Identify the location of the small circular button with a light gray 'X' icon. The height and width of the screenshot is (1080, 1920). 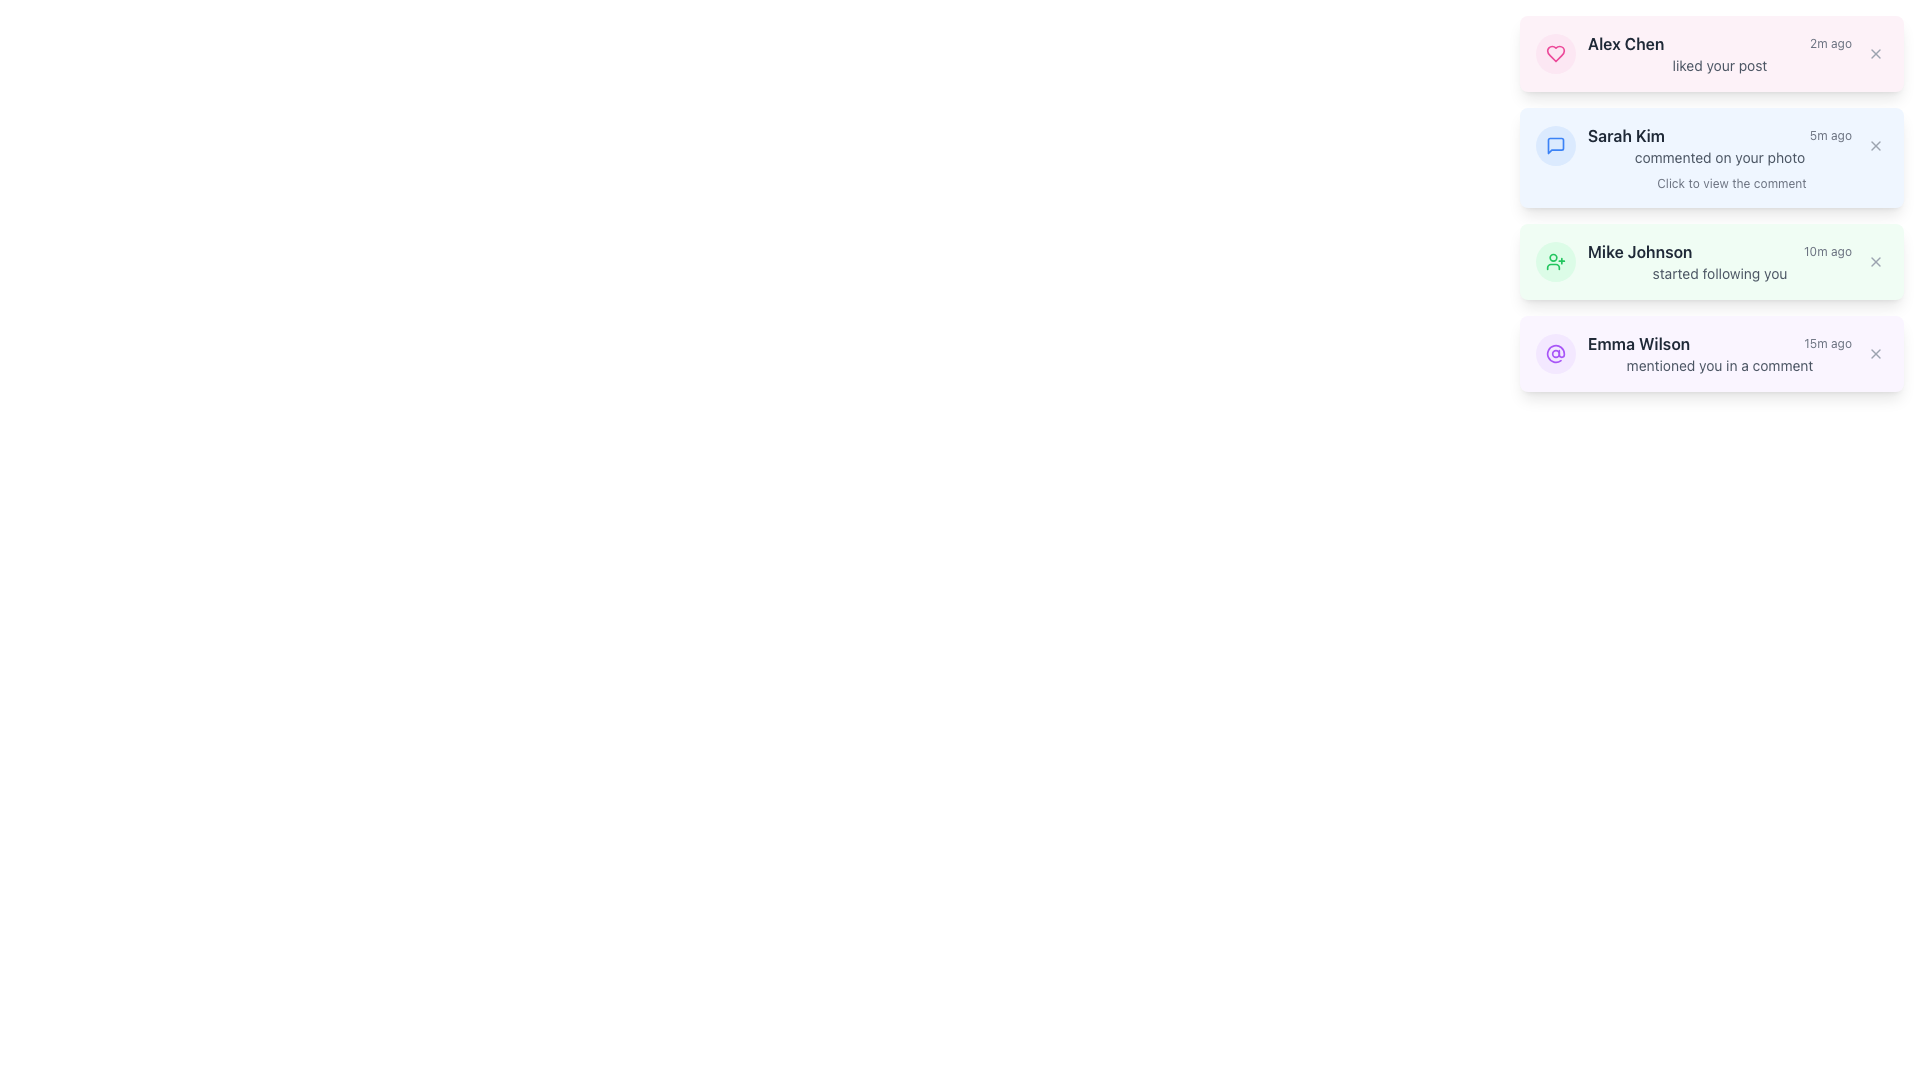
(1875, 261).